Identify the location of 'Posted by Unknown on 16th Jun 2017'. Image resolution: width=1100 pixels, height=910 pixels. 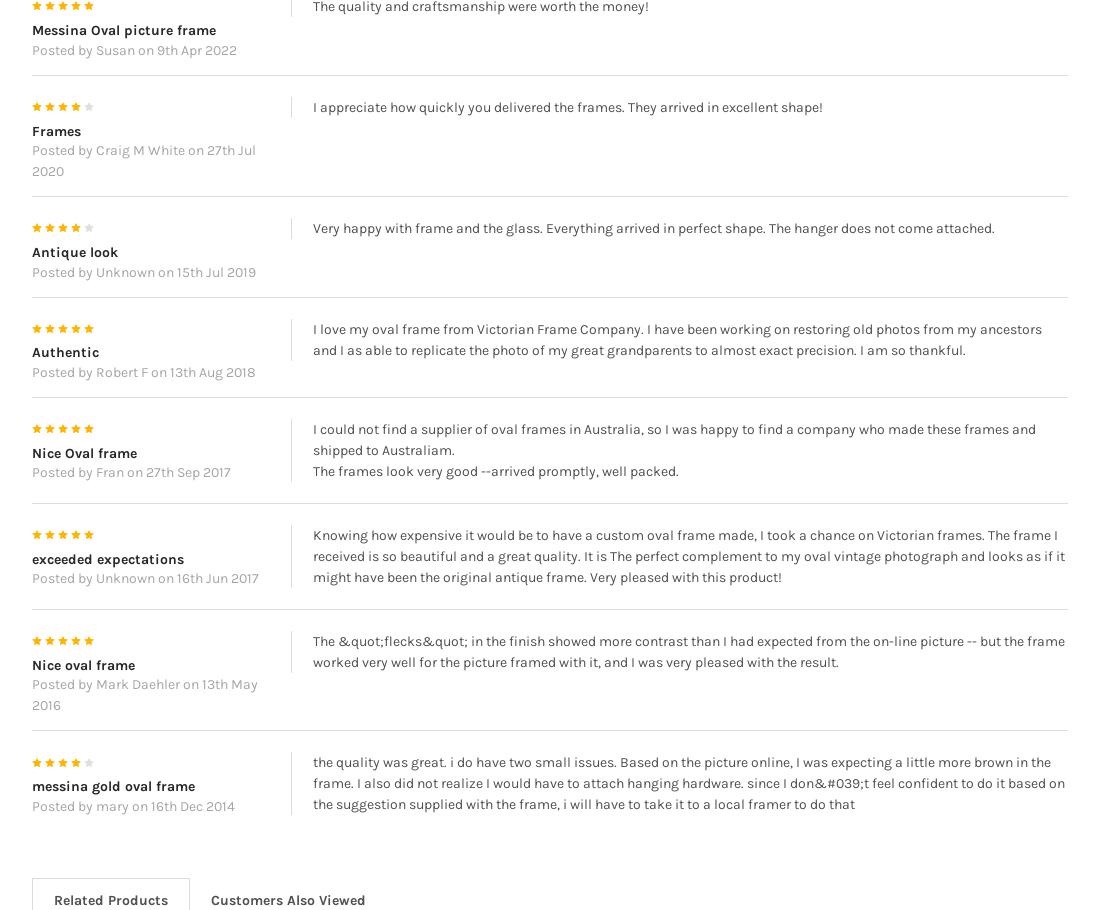
(143, 606).